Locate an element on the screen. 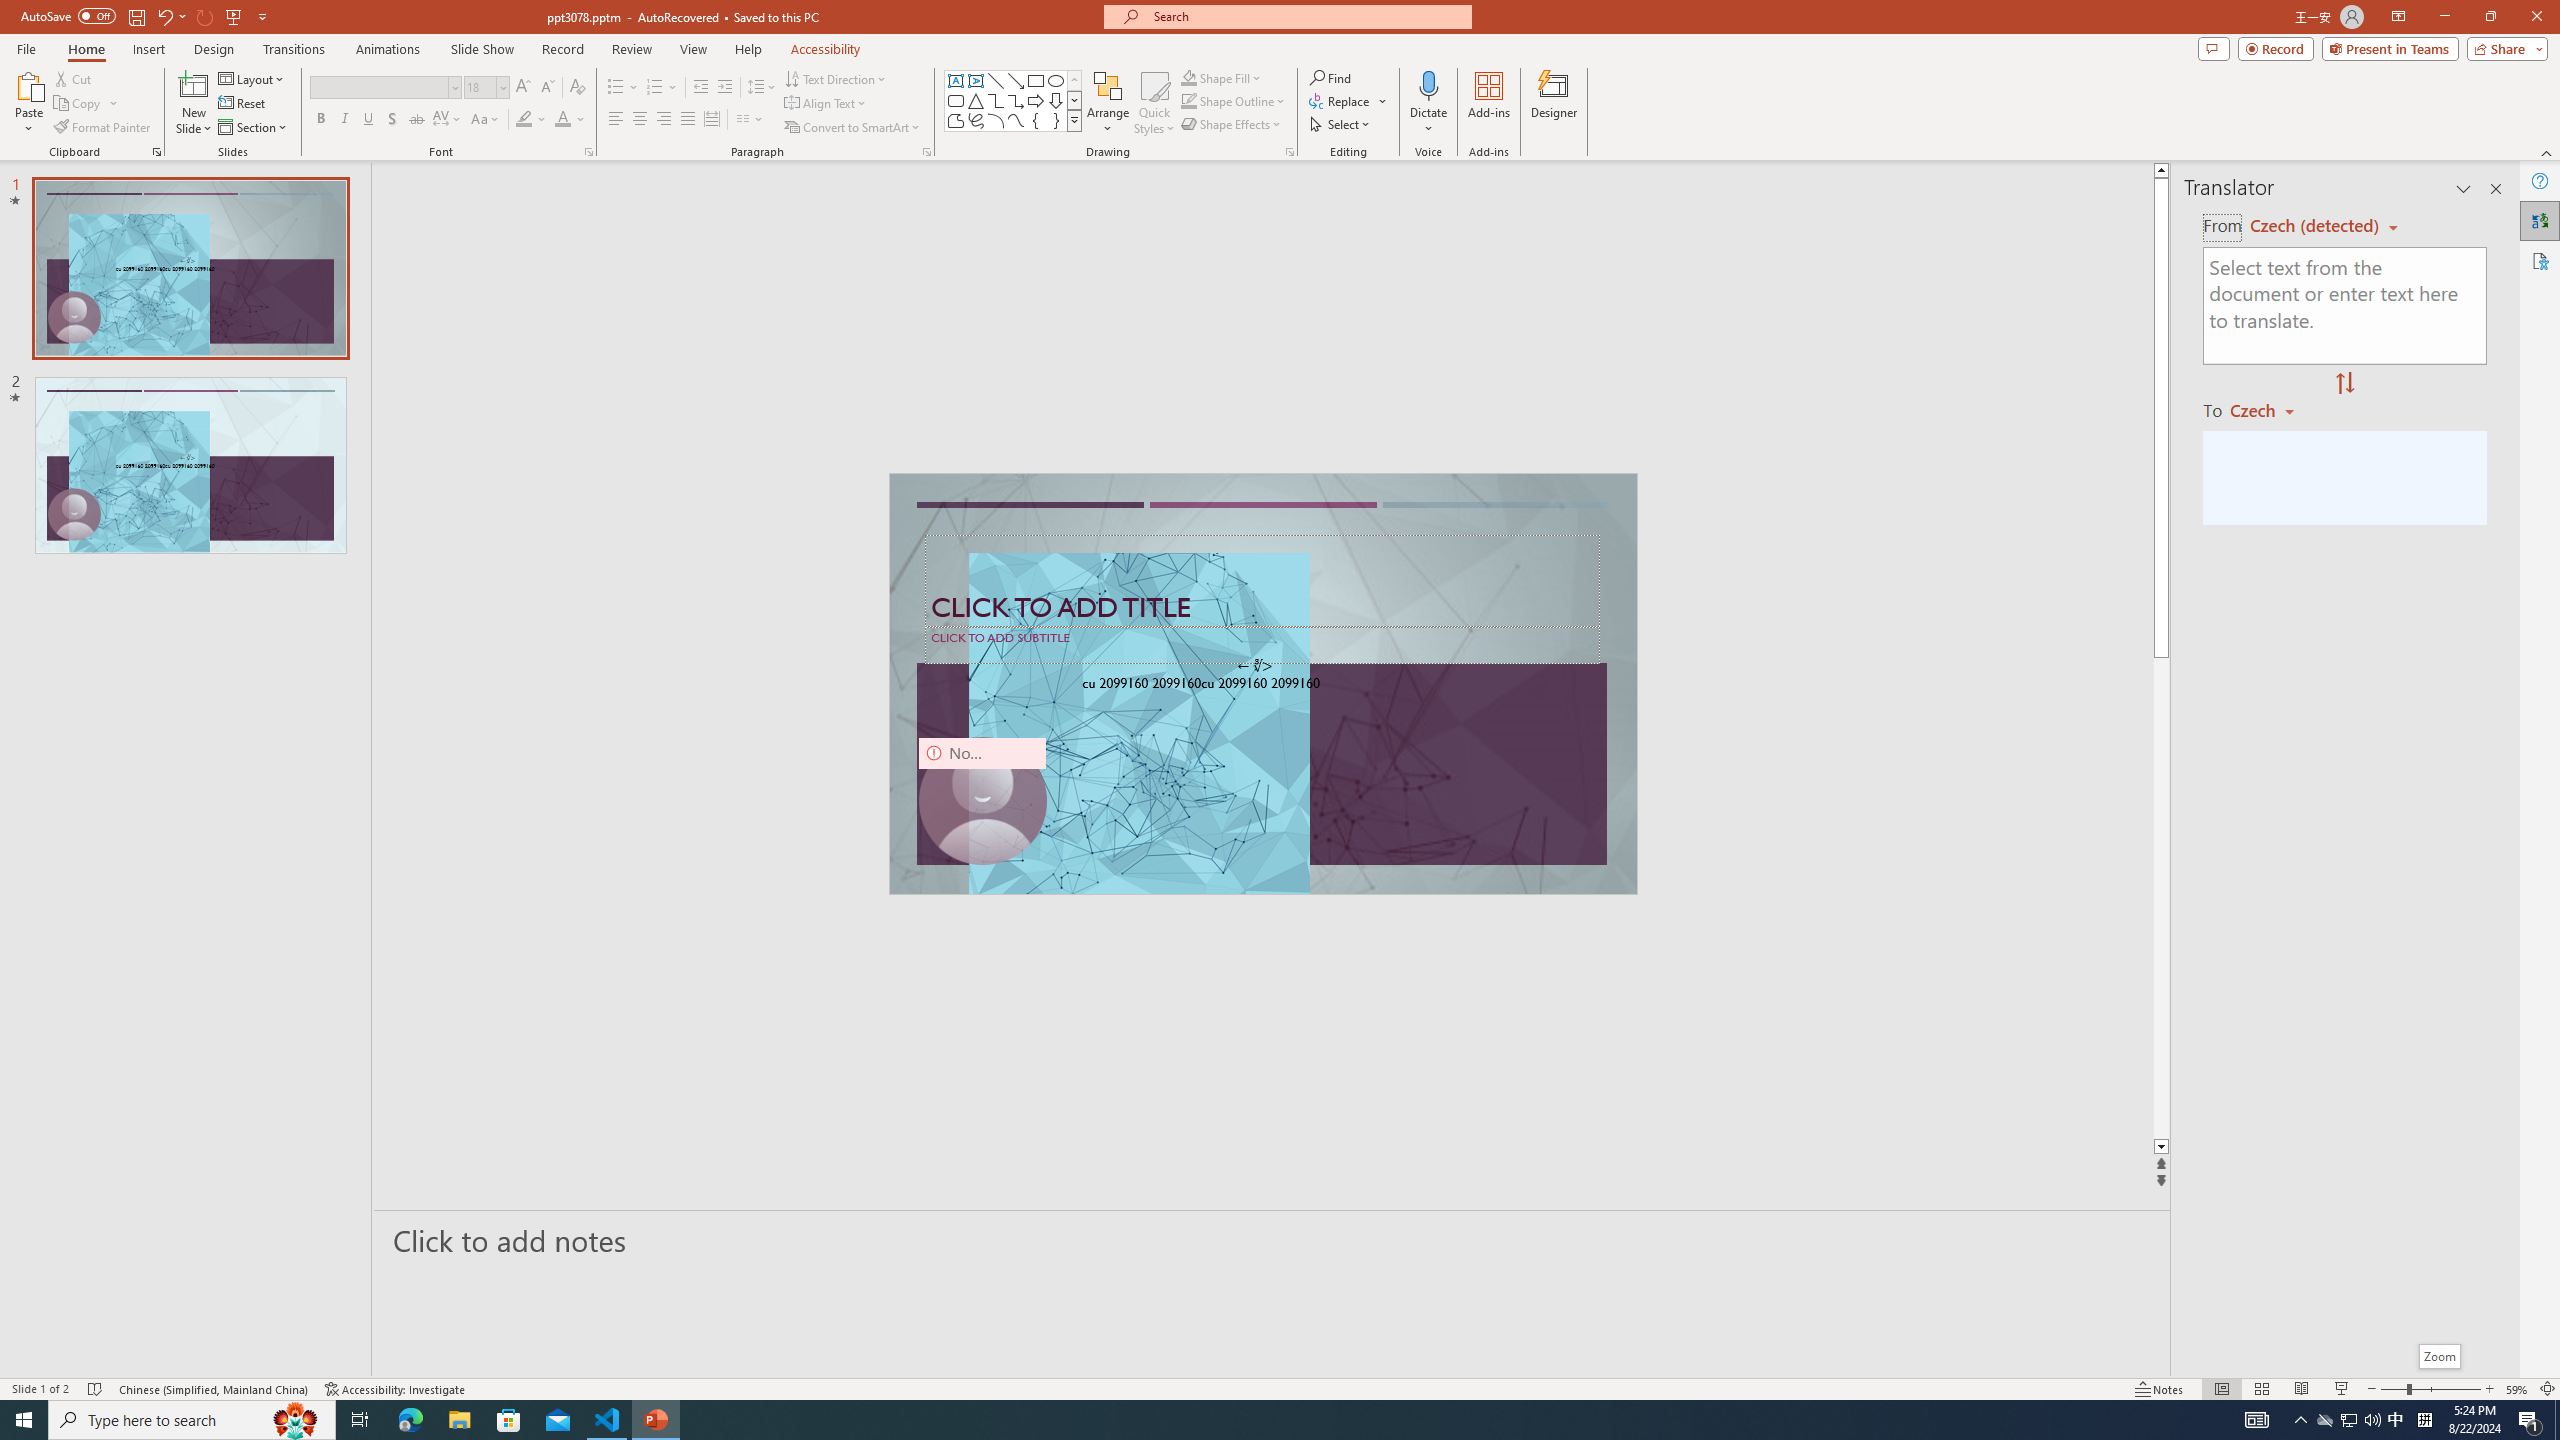  'TextBox 61' is located at coordinates (1259, 685).